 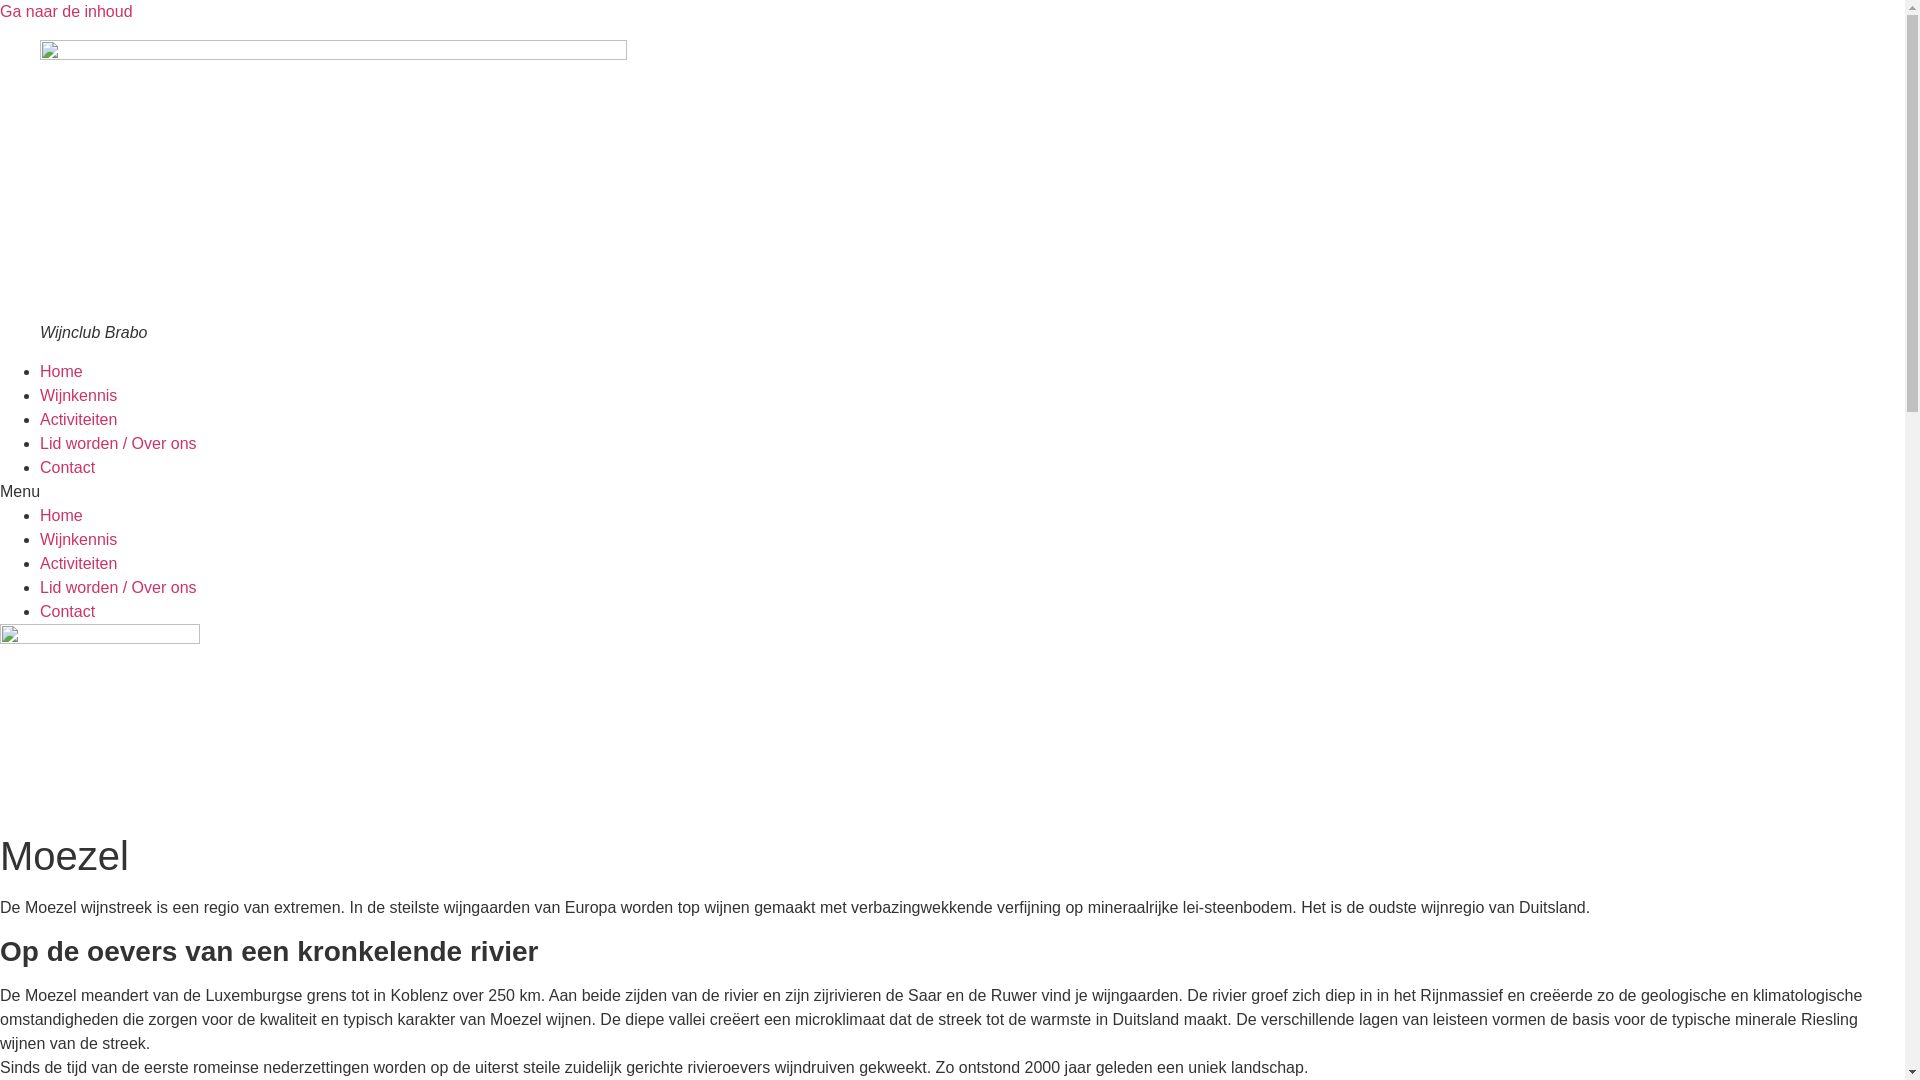 I want to click on 'Wijnkennis', so click(x=78, y=395).